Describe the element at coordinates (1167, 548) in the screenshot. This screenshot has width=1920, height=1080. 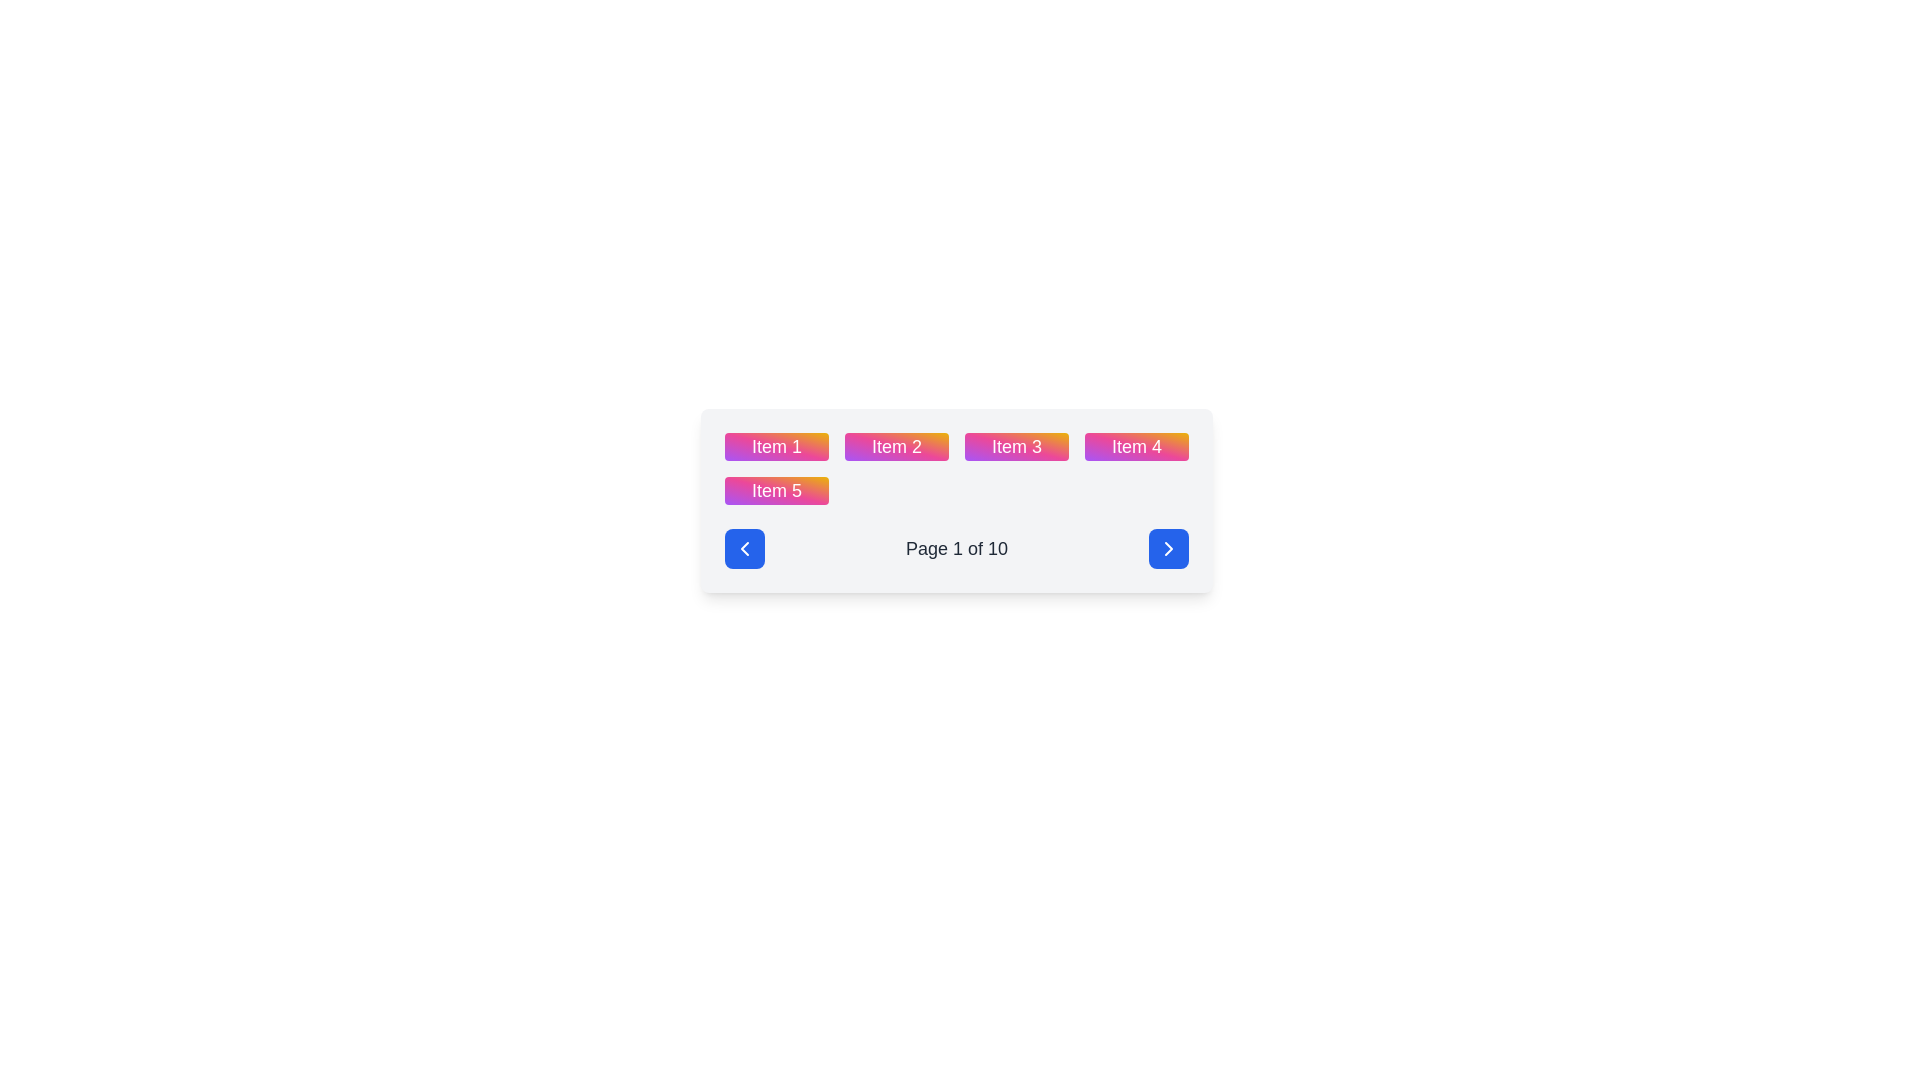
I see `the rectangular button with a solid blue background and a right-pointing chevron icon` at that location.